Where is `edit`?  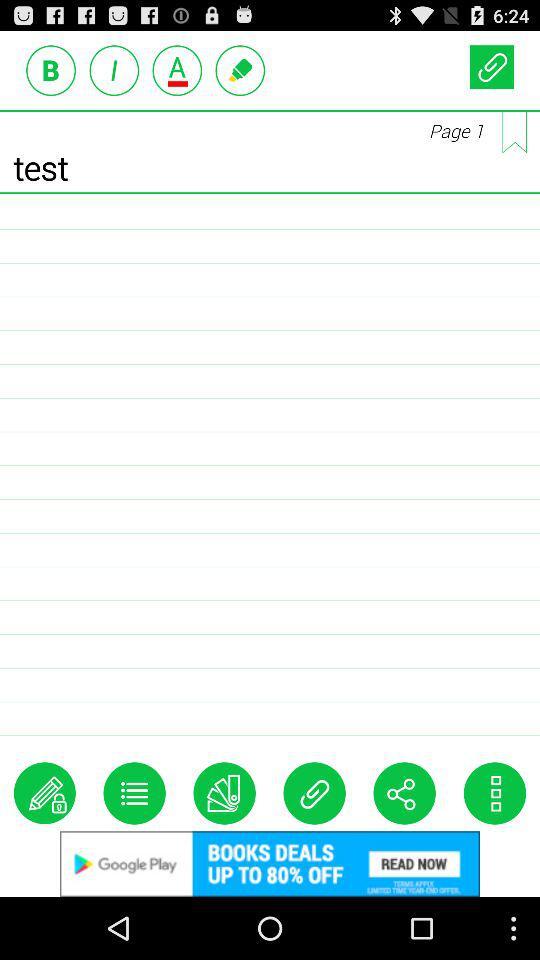 edit is located at coordinates (44, 793).